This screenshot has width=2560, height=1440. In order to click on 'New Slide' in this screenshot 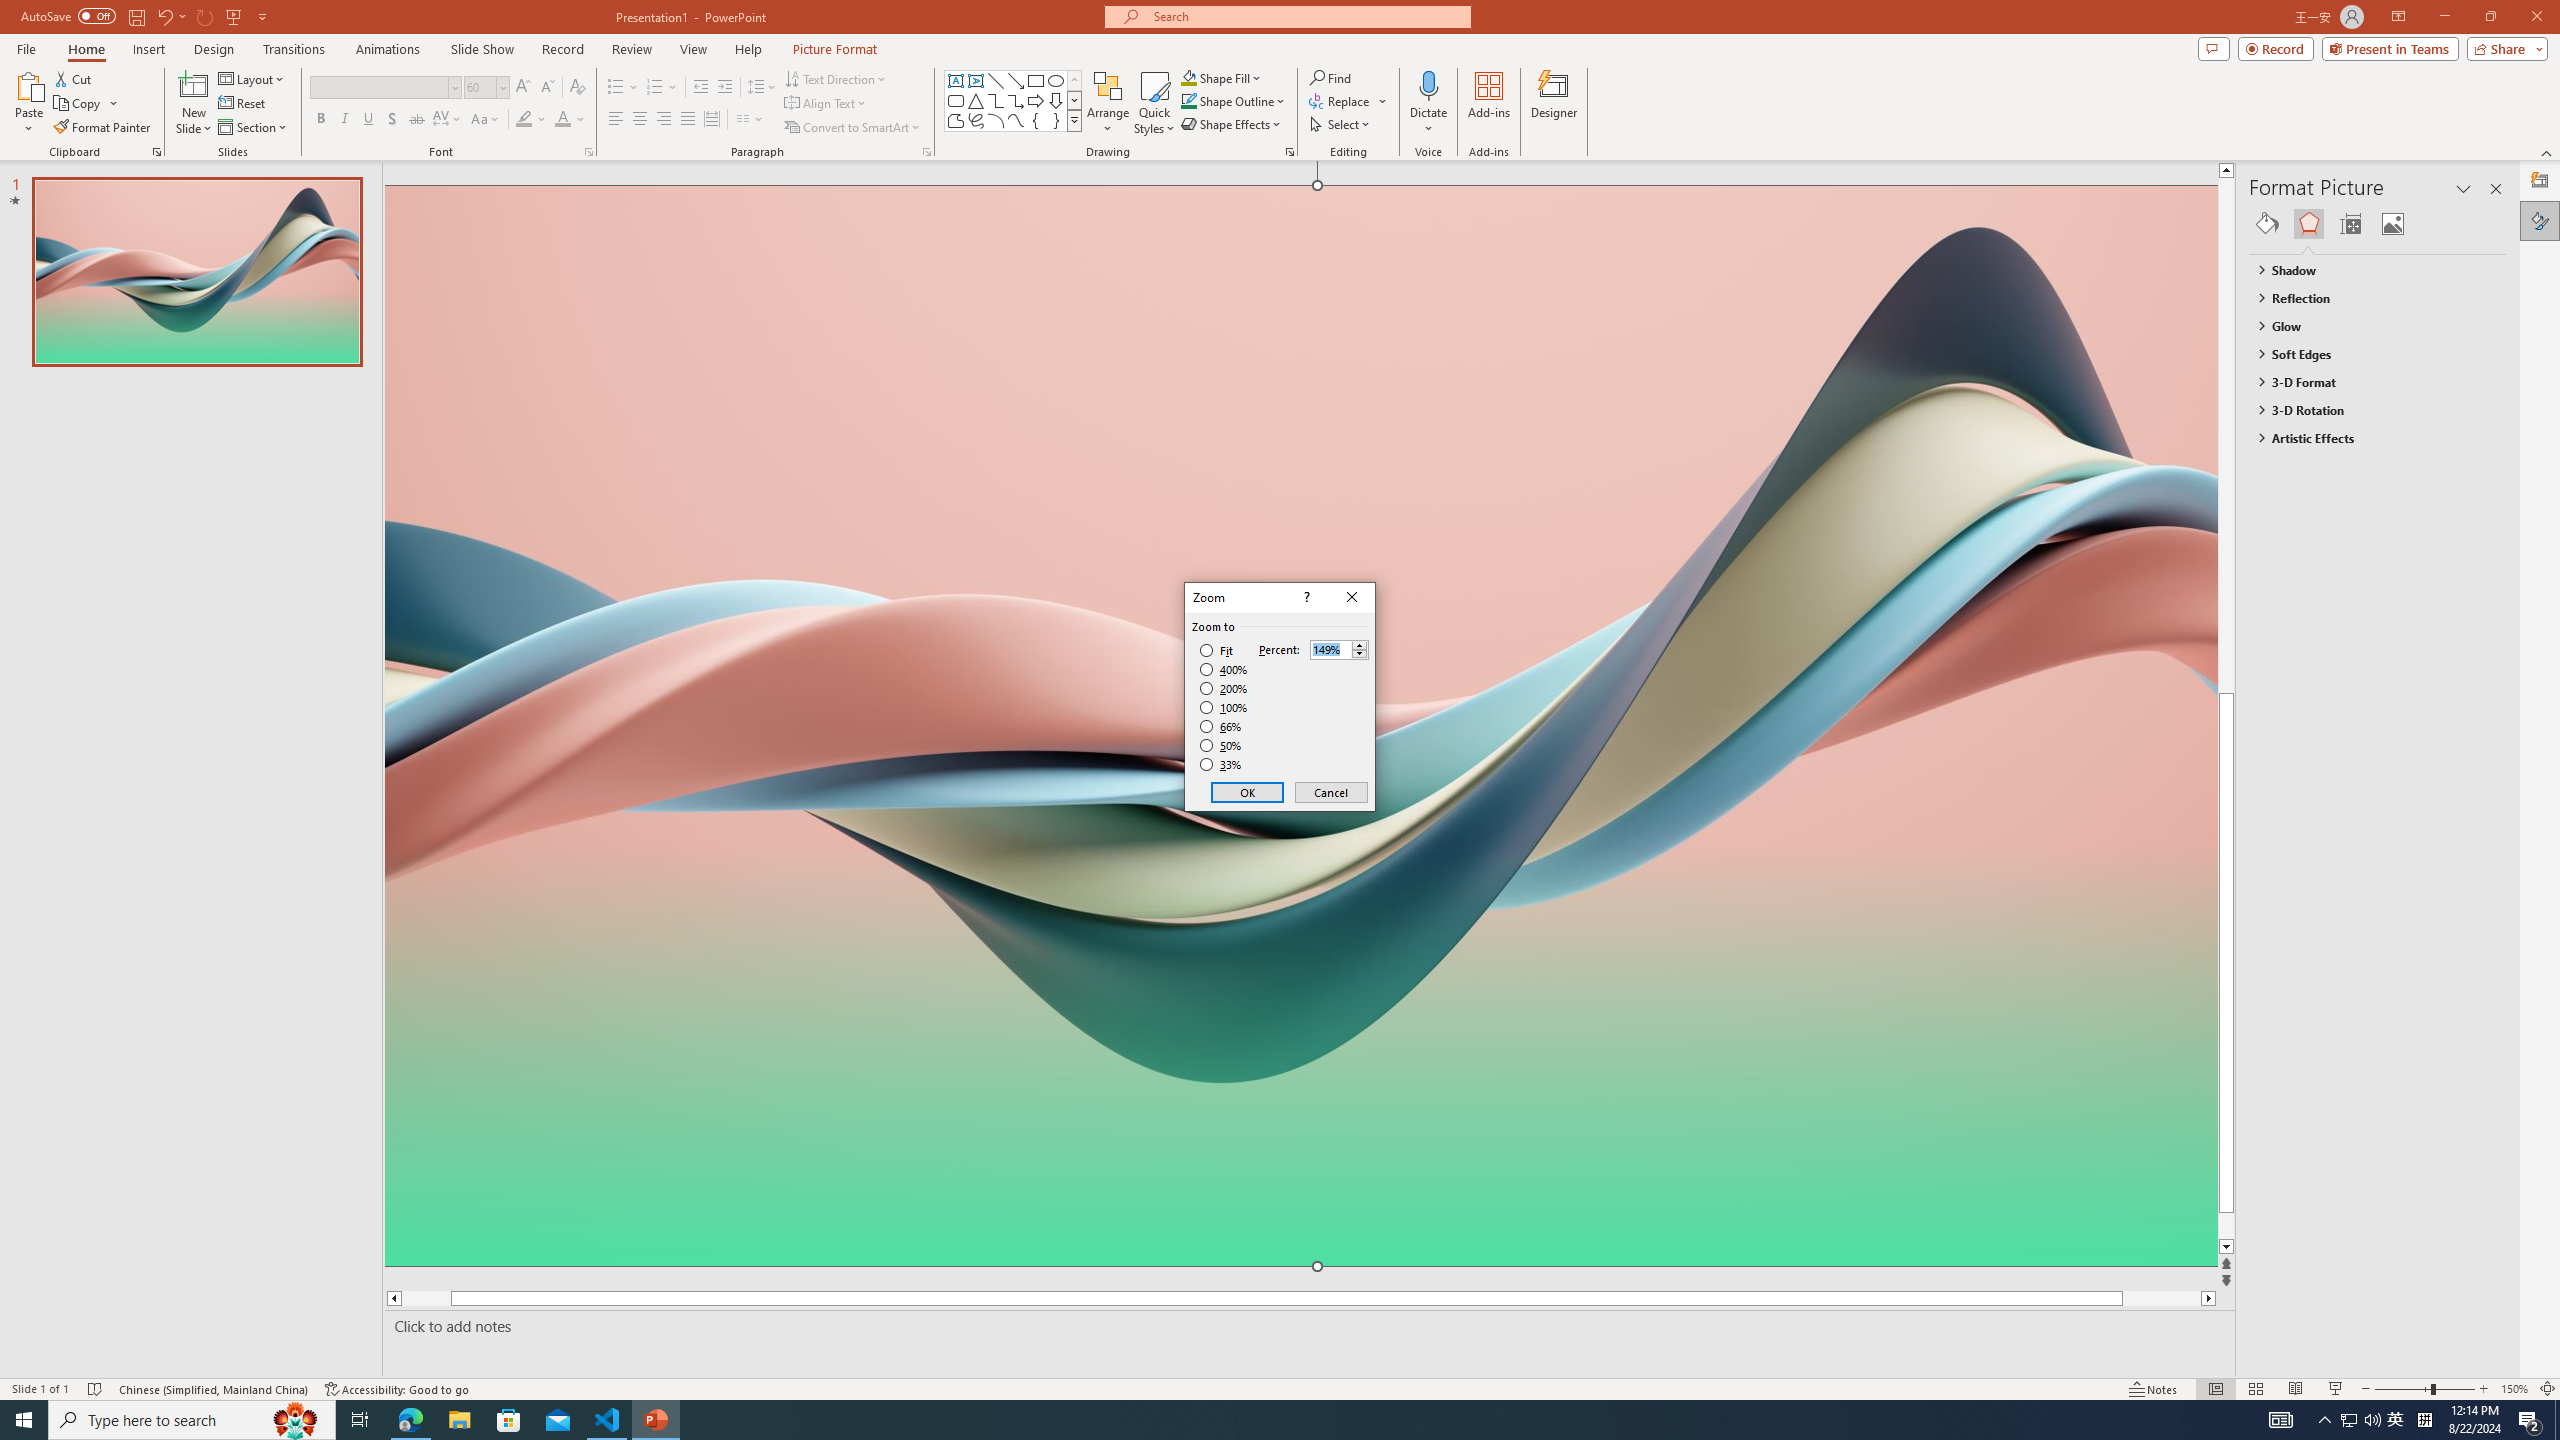, I will do `click(193, 103)`.